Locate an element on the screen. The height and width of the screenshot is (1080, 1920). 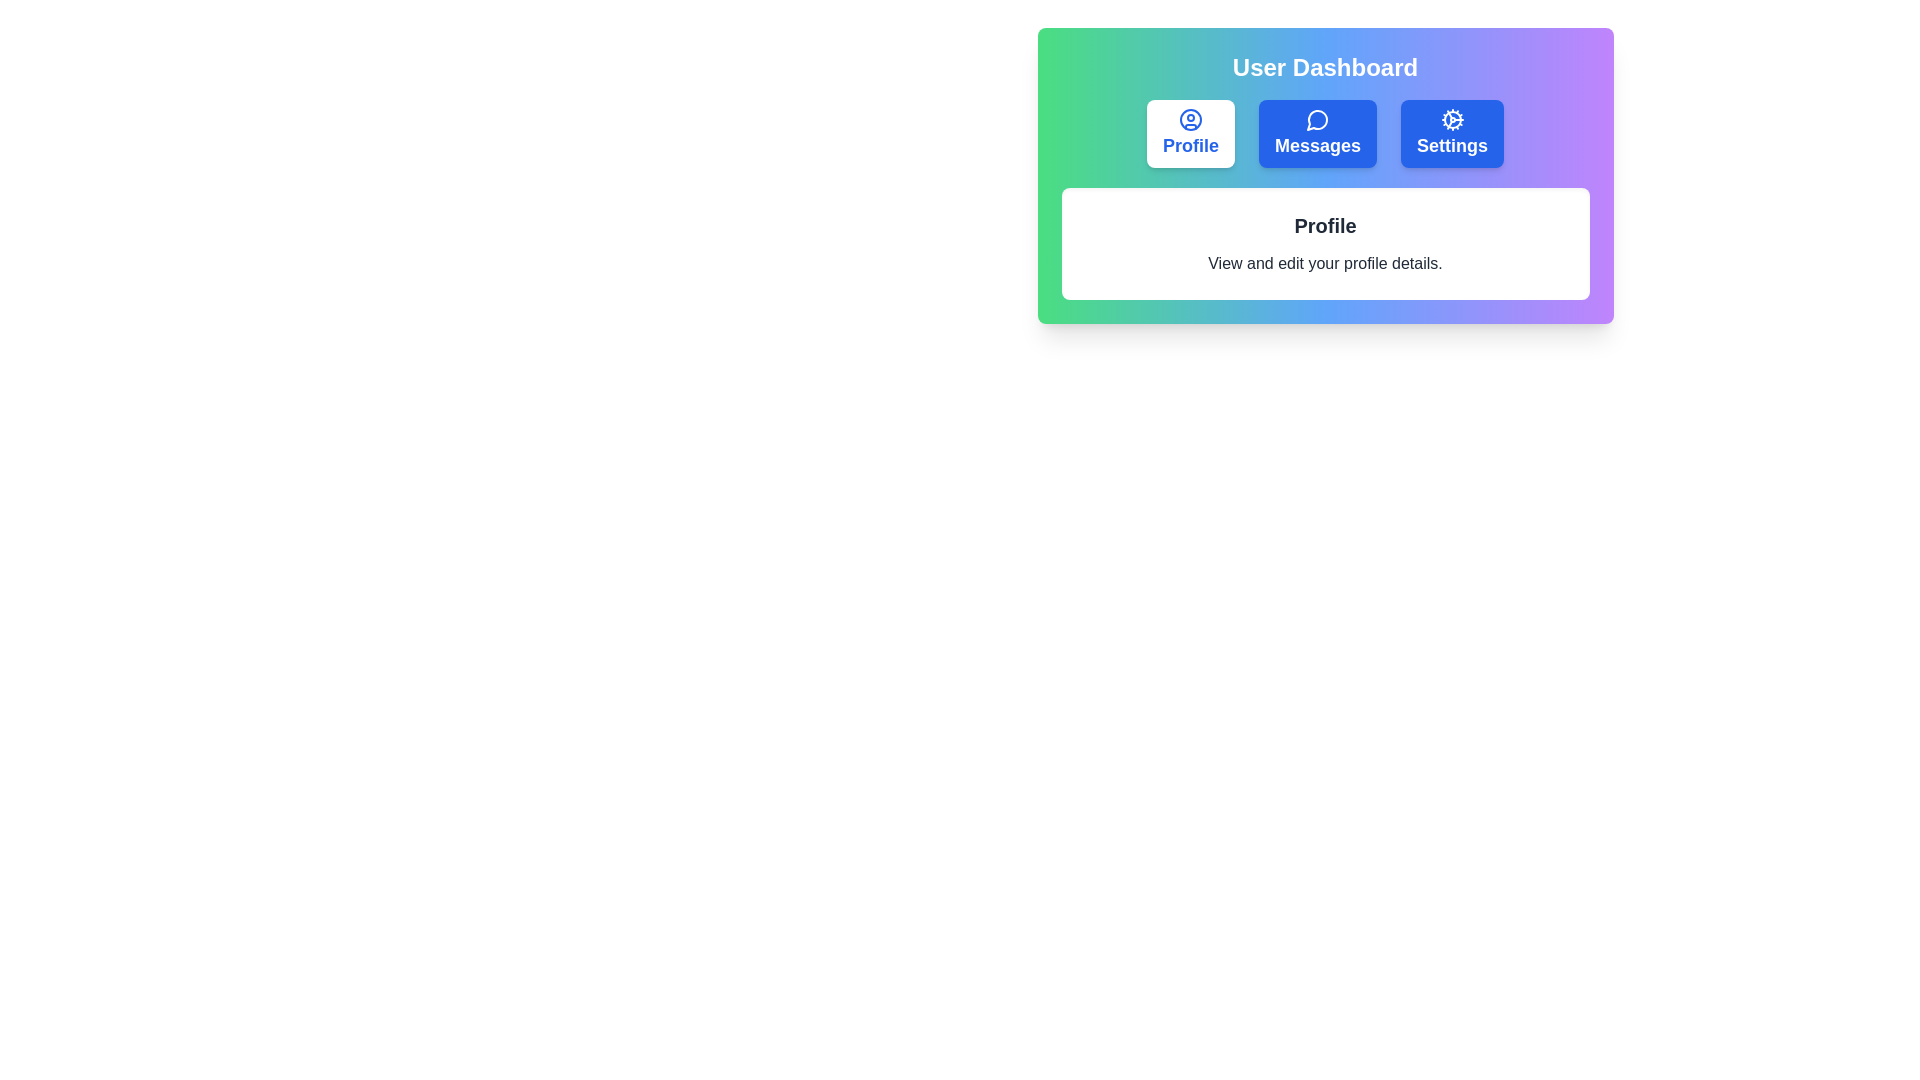
the 'Profile' button in the navigation bar is located at coordinates (1190, 134).